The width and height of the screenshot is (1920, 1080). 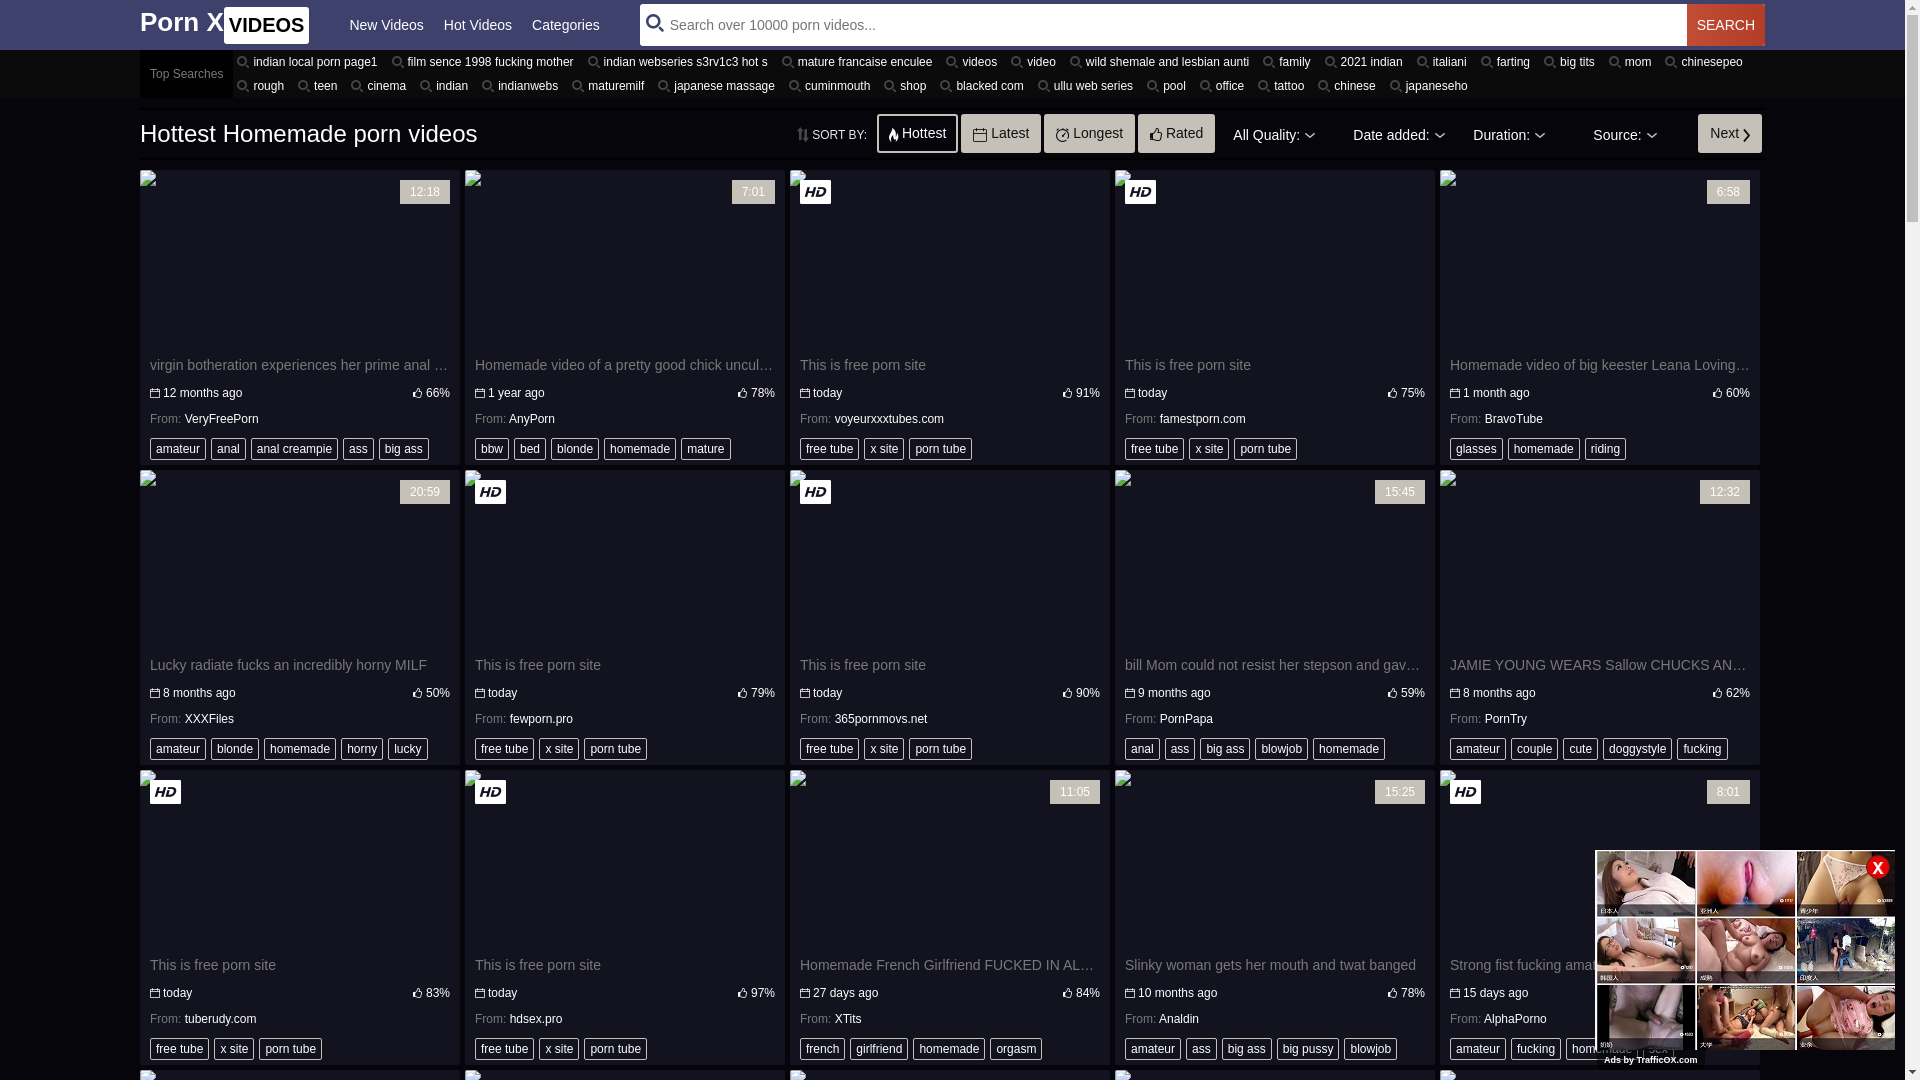 What do you see at coordinates (1366, 60) in the screenshot?
I see `'2021 indian'` at bounding box center [1366, 60].